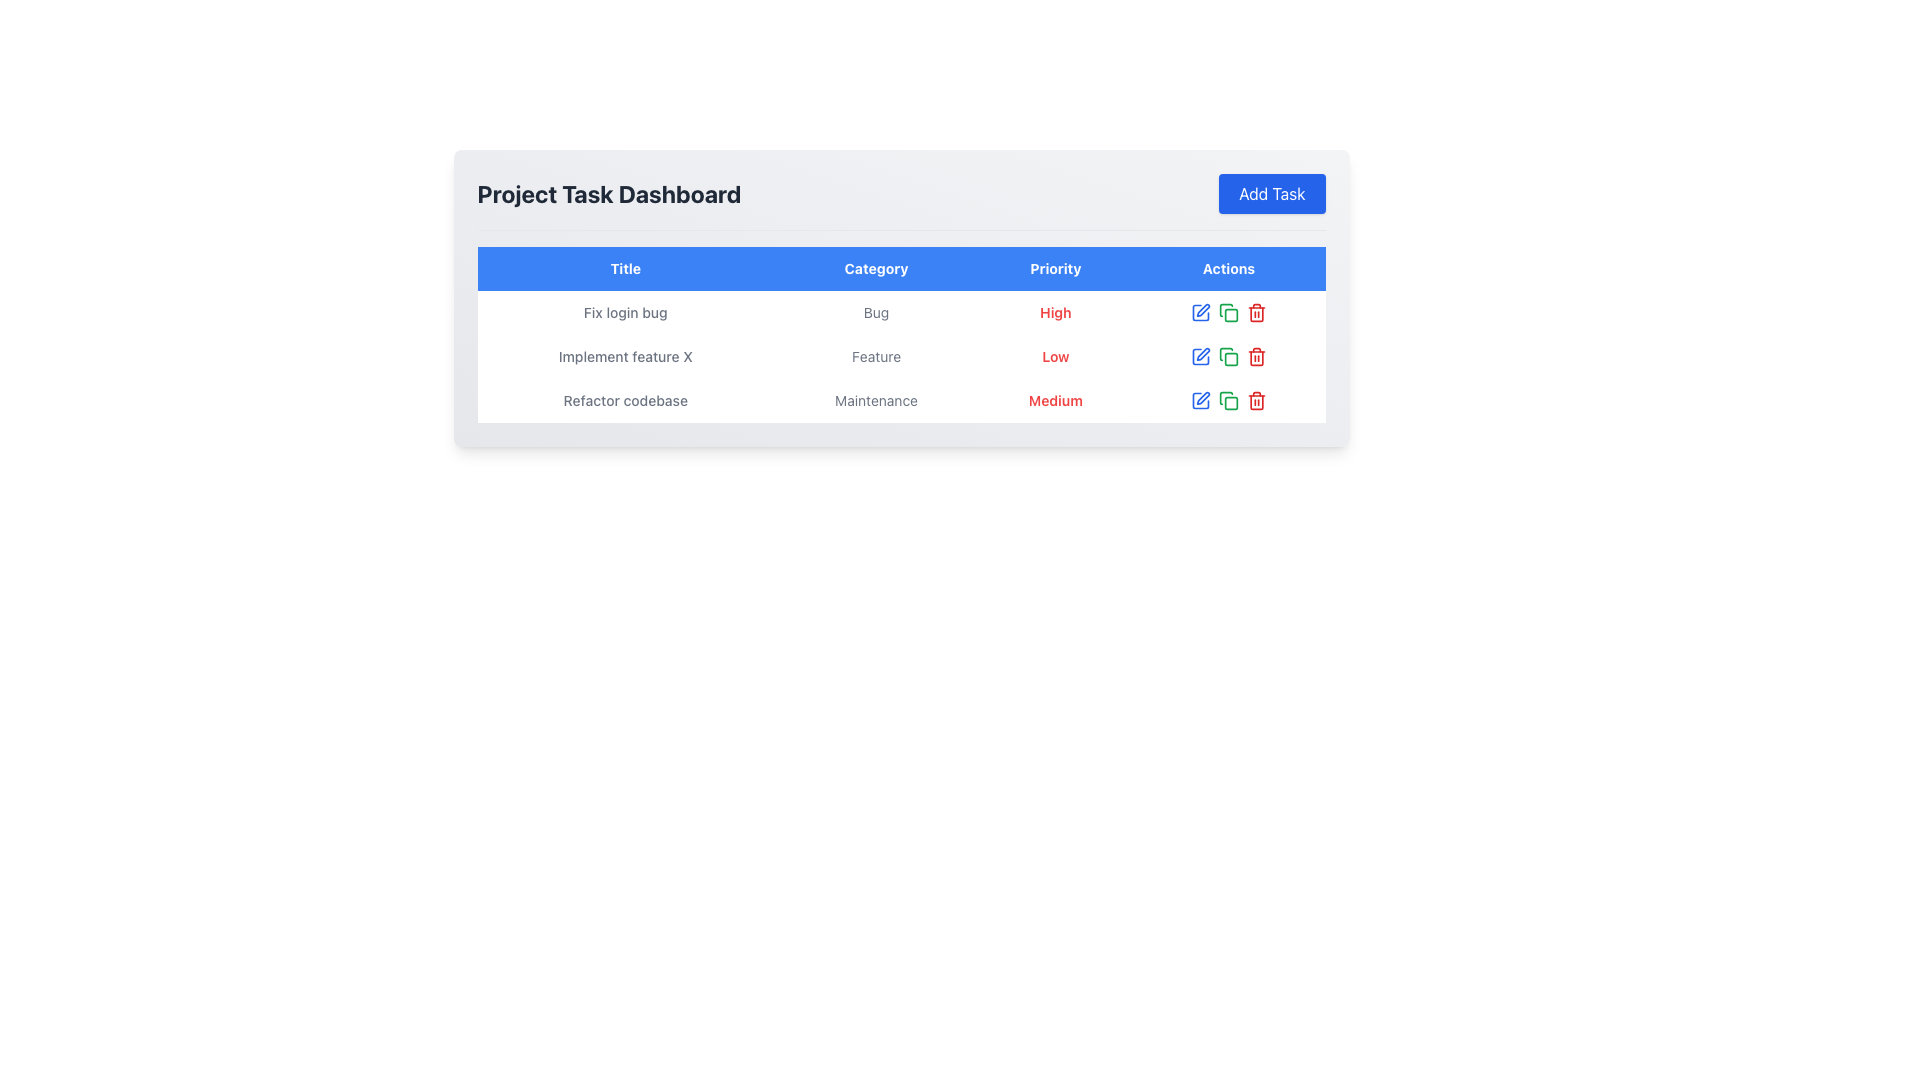 This screenshot has width=1920, height=1080. What do you see at coordinates (1225, 353) in the screenshot?
I see `the folder or file icon represented as an SVG graphic in the 'Actions' column of the table row labeled 'Feature'` at bounding box center [1225, 353].